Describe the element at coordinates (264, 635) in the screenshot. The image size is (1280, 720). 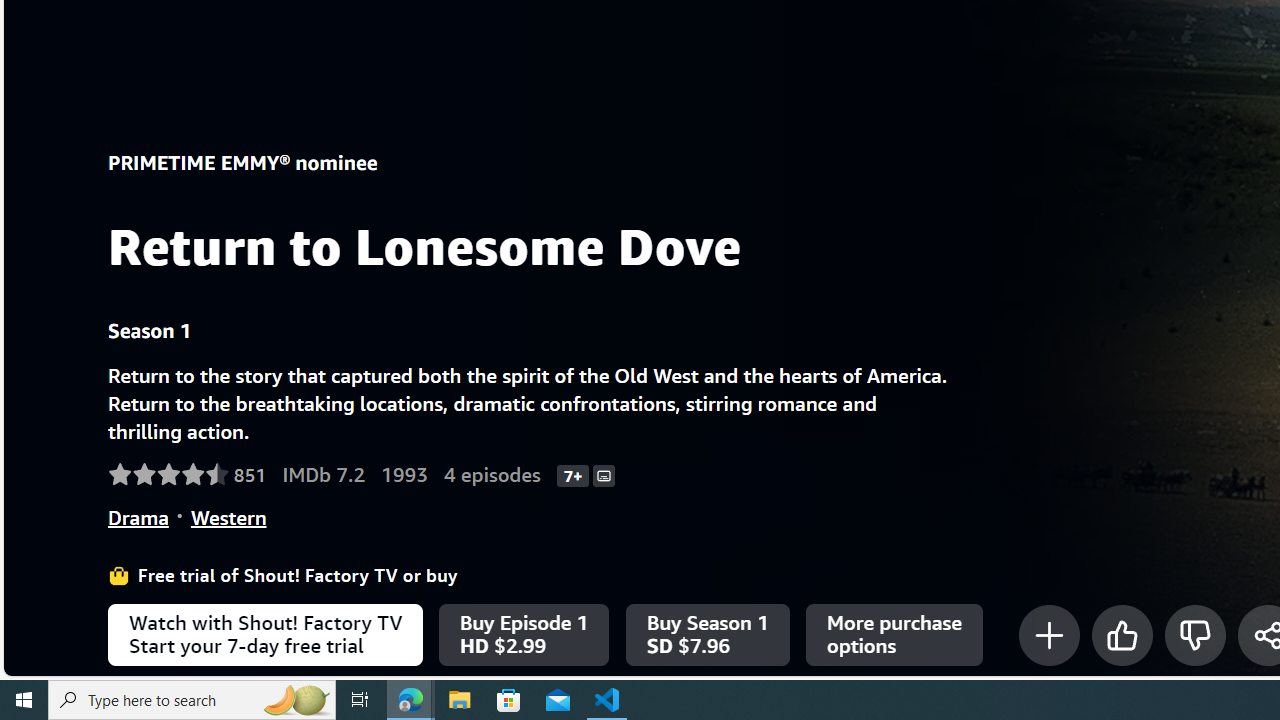
I see `'Watch with Shout! Factory TV Start your 7-day free trial'` at that location.